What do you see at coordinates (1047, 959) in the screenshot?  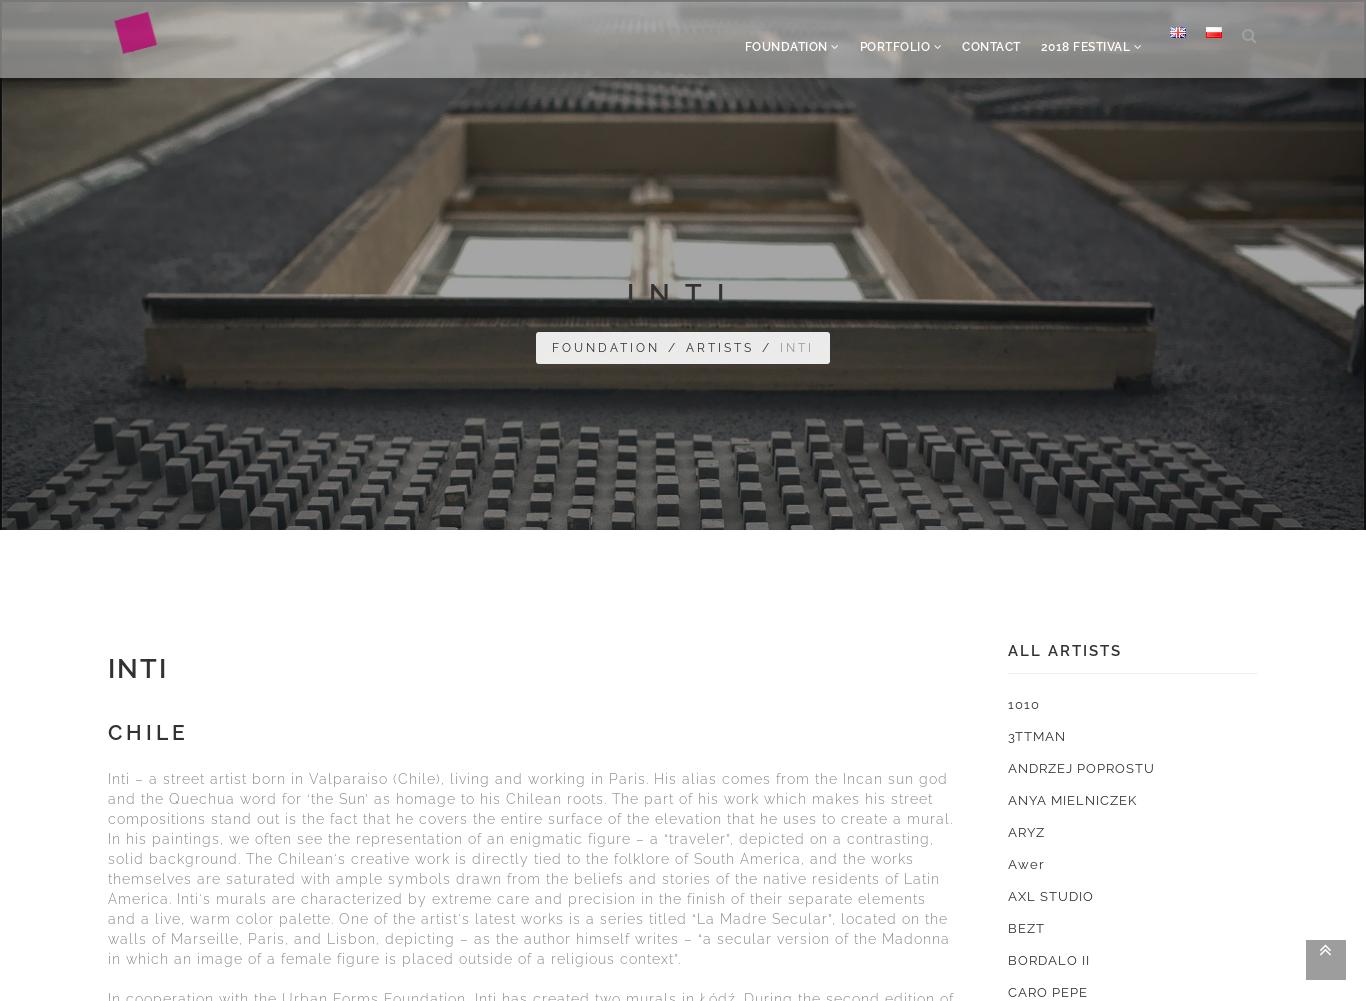 I see `'BORDALO II'` at bounding box center [1047, 959].